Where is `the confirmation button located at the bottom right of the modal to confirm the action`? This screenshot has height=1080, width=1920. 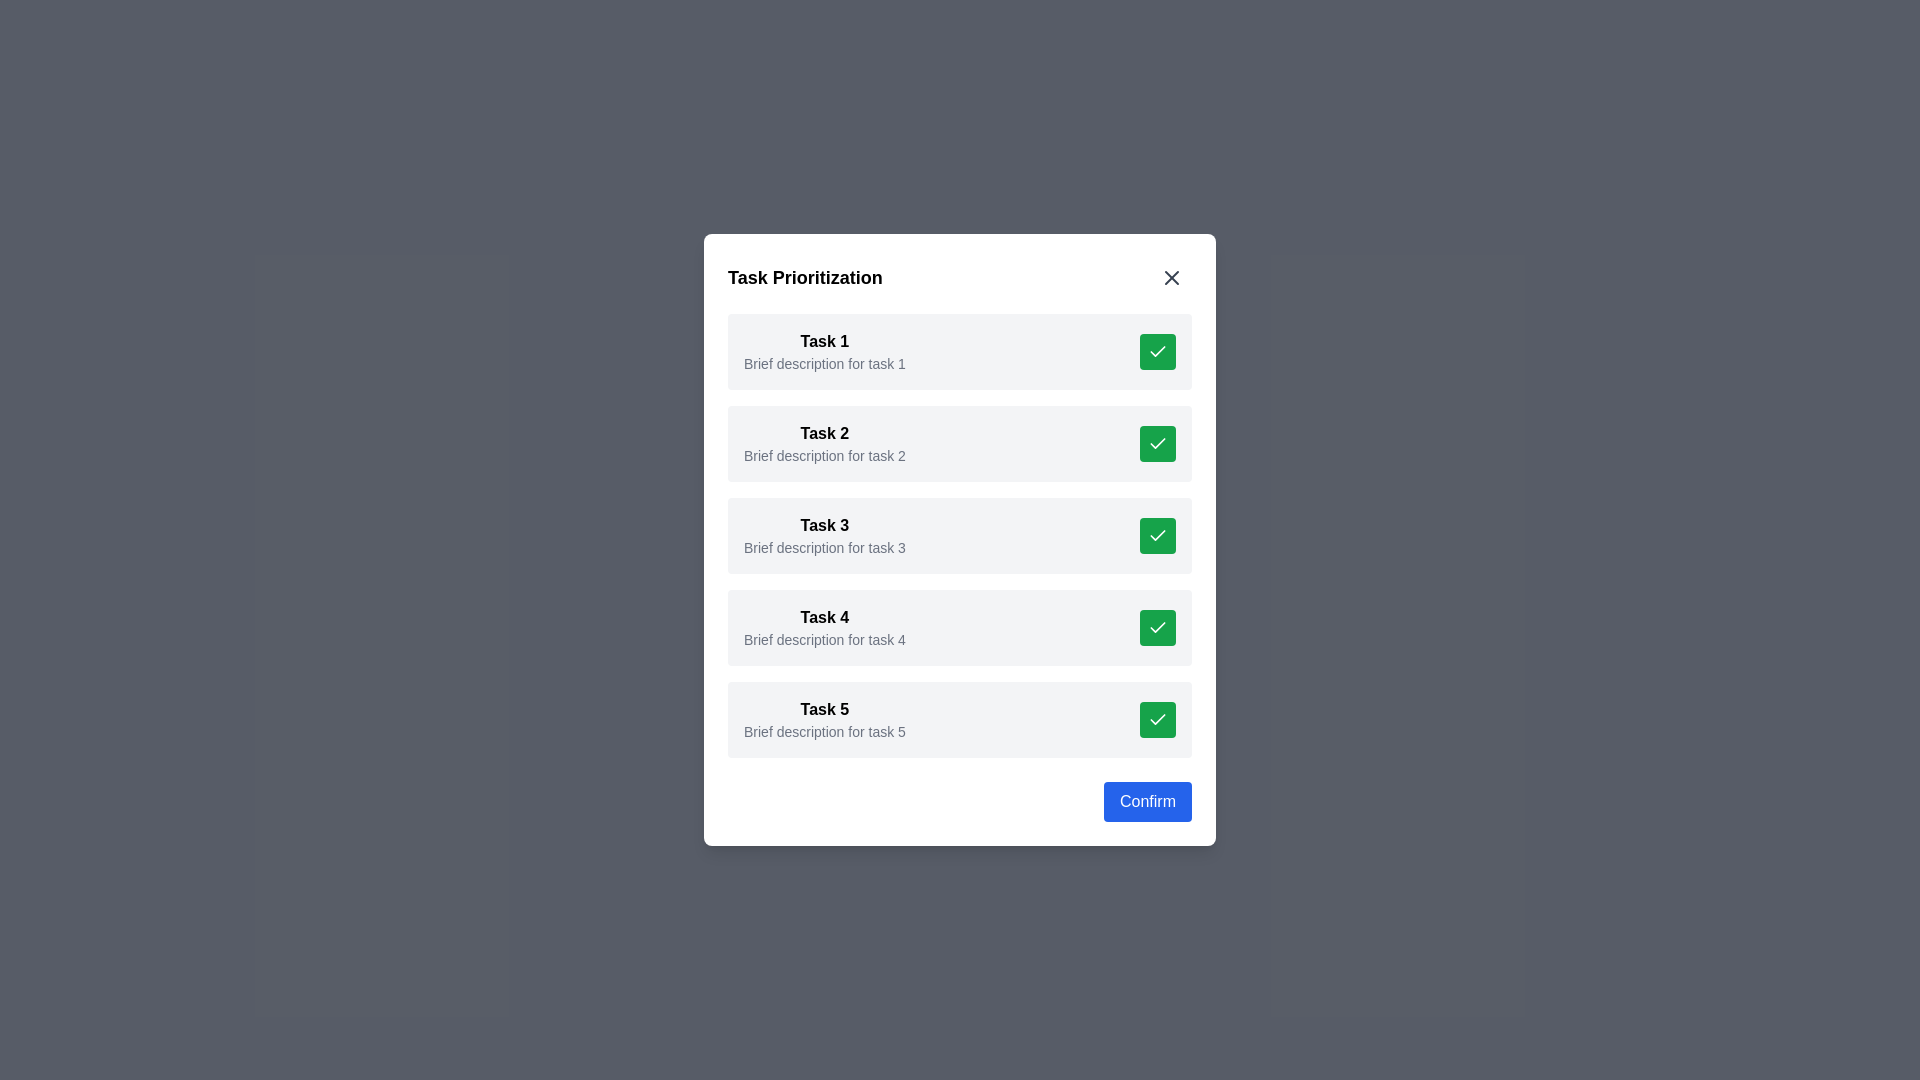
the confirmation button located at the bottom right of the modal to confirm the action is located at coordinates (1147, 801).